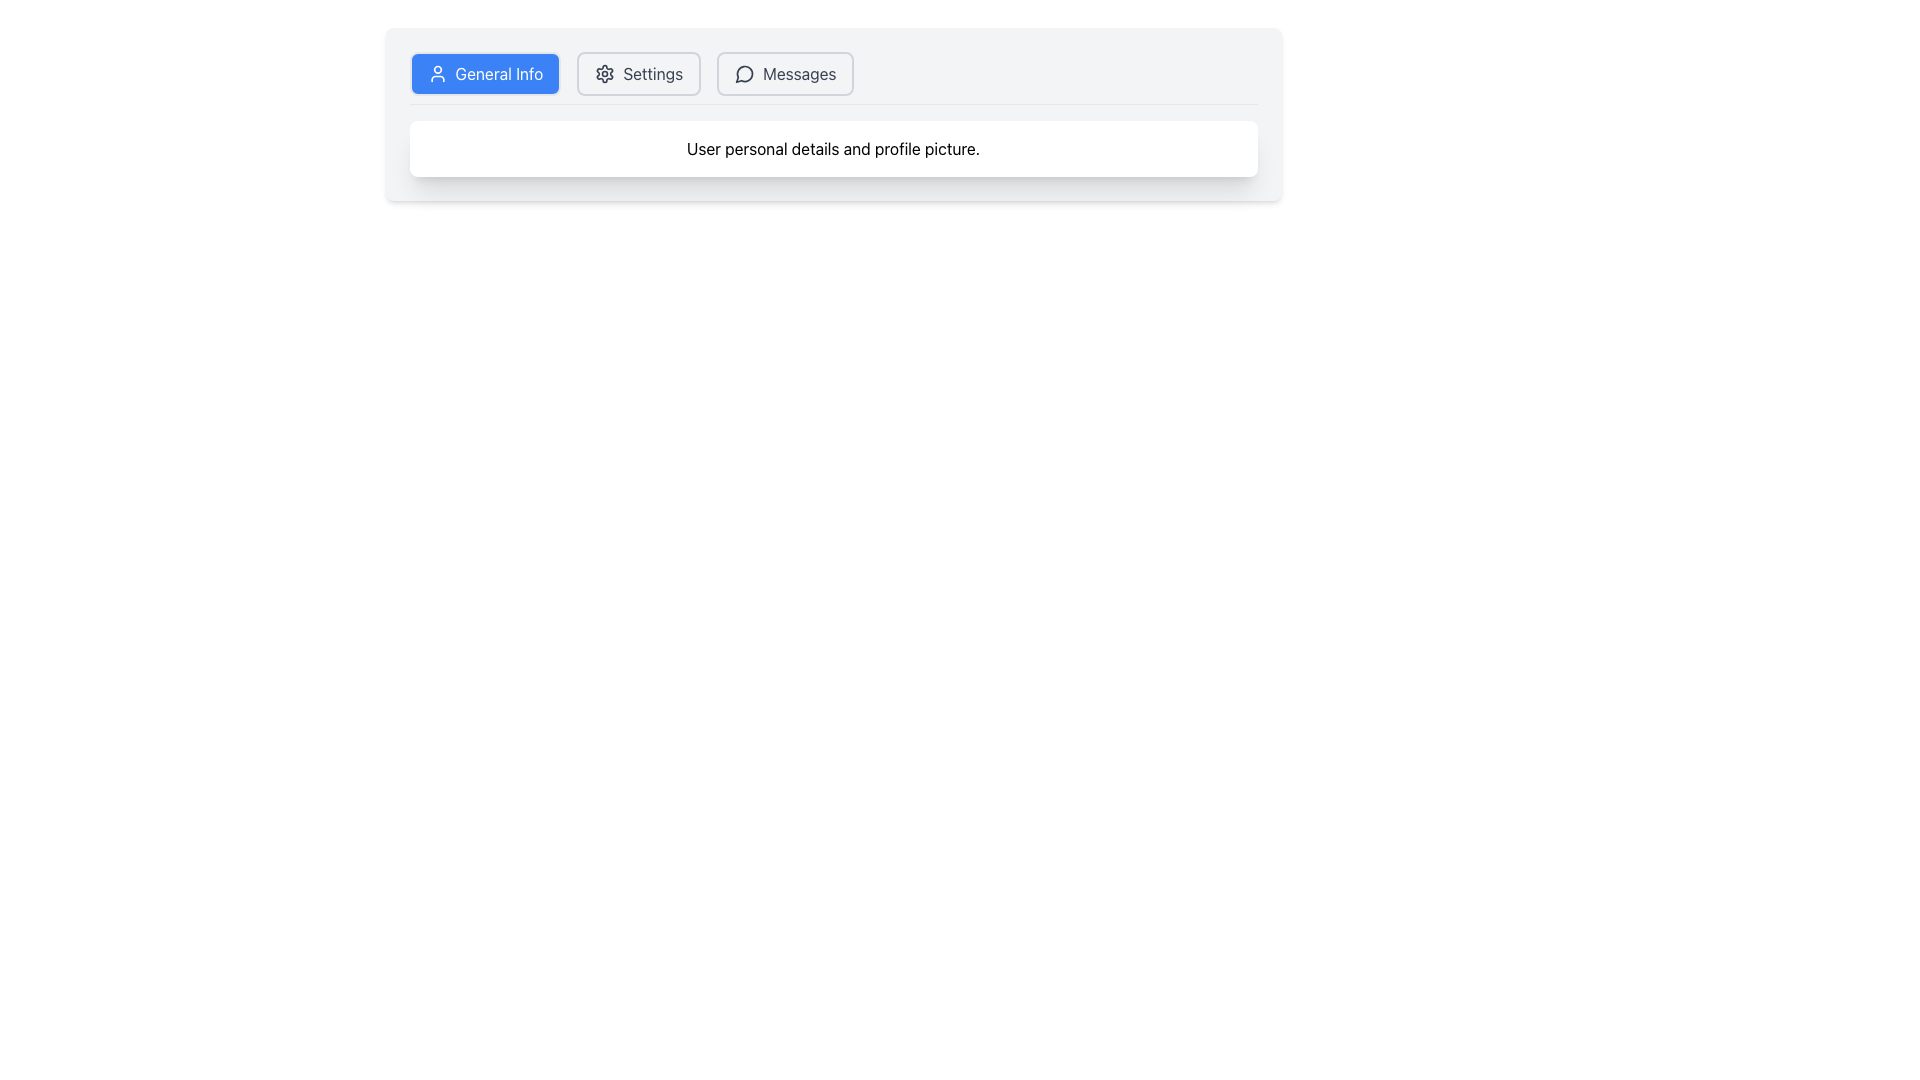  Describe the element at coordinates (744, 72) in the screenshot. I see `the circular chat bubble icon located to the left of the 'Messages' button in the navigation bar` at that location.